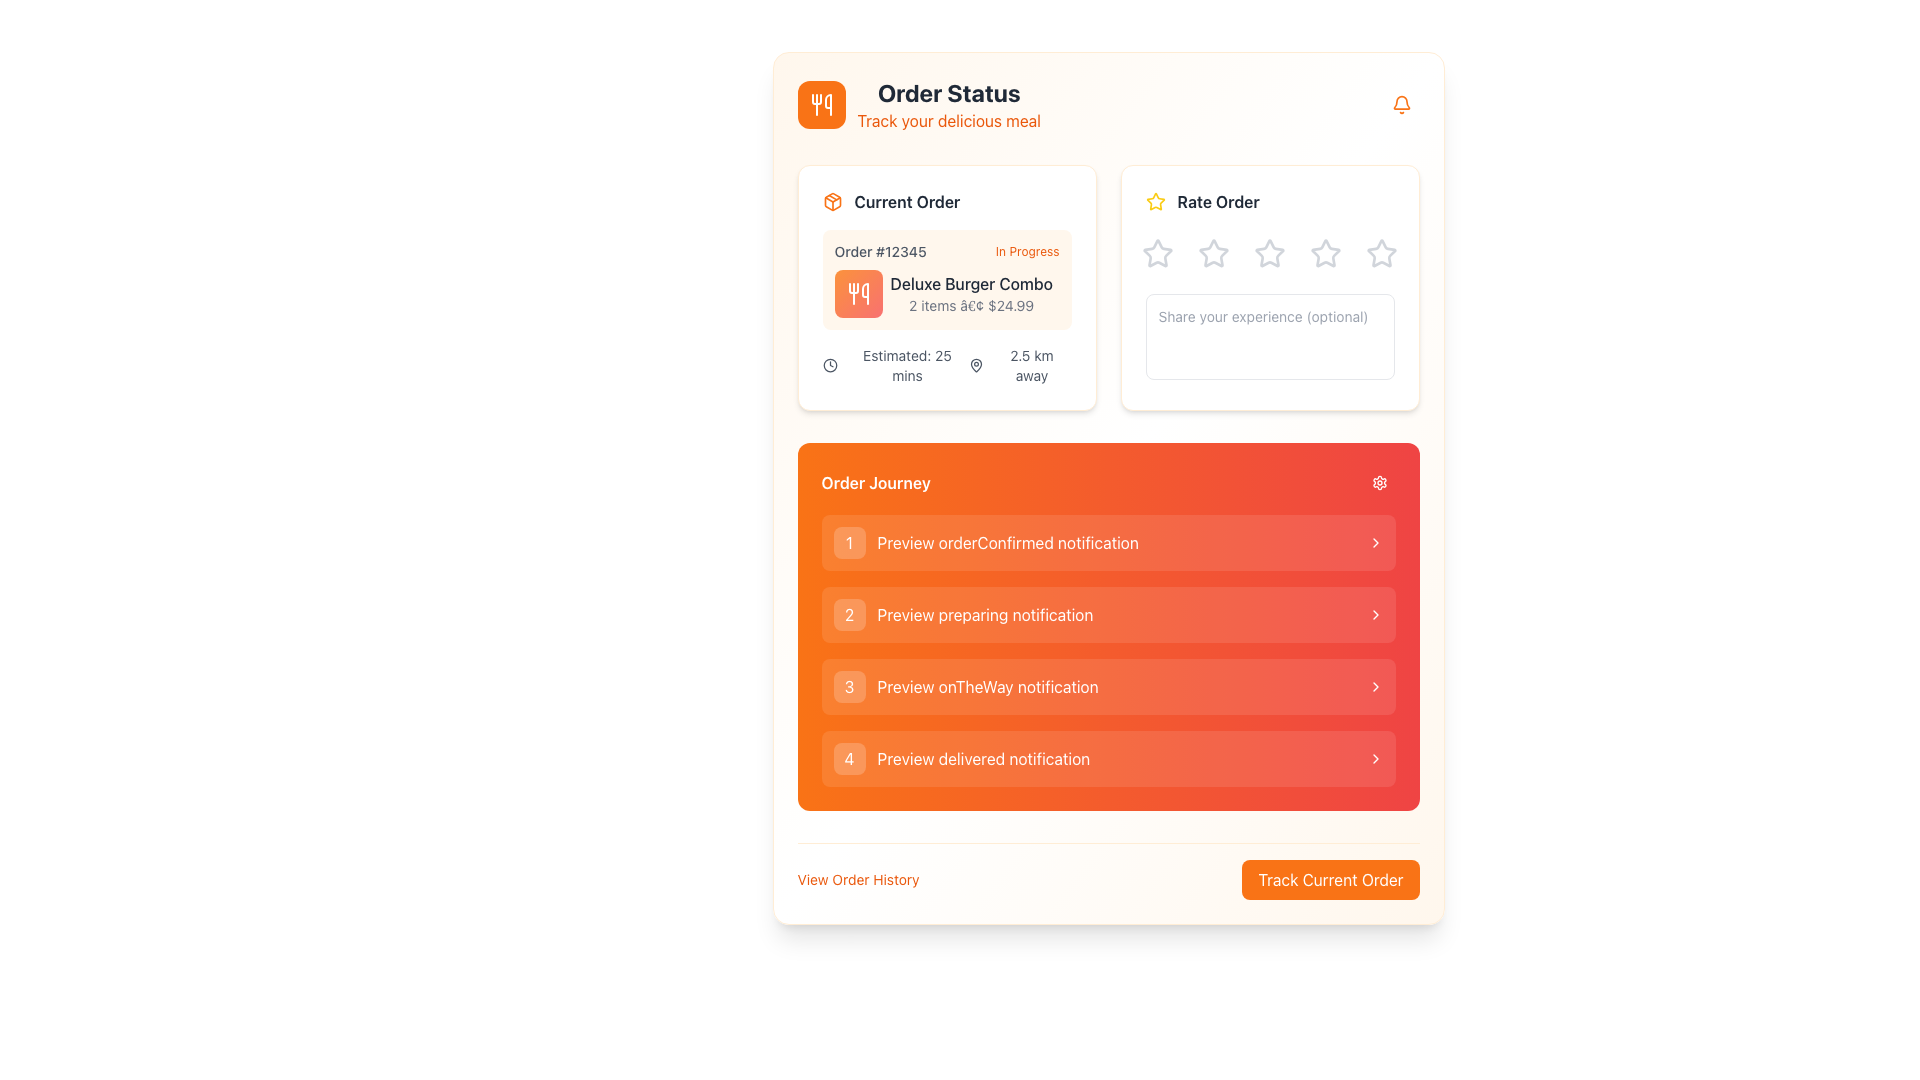 The width and height of the screenshot is (1920, 1080). I want to click on the 'Current Order' text label, which is styled with a bold font and dark gray color, located above the order details summary on the left-hand side of the interface, so click(906, 201).